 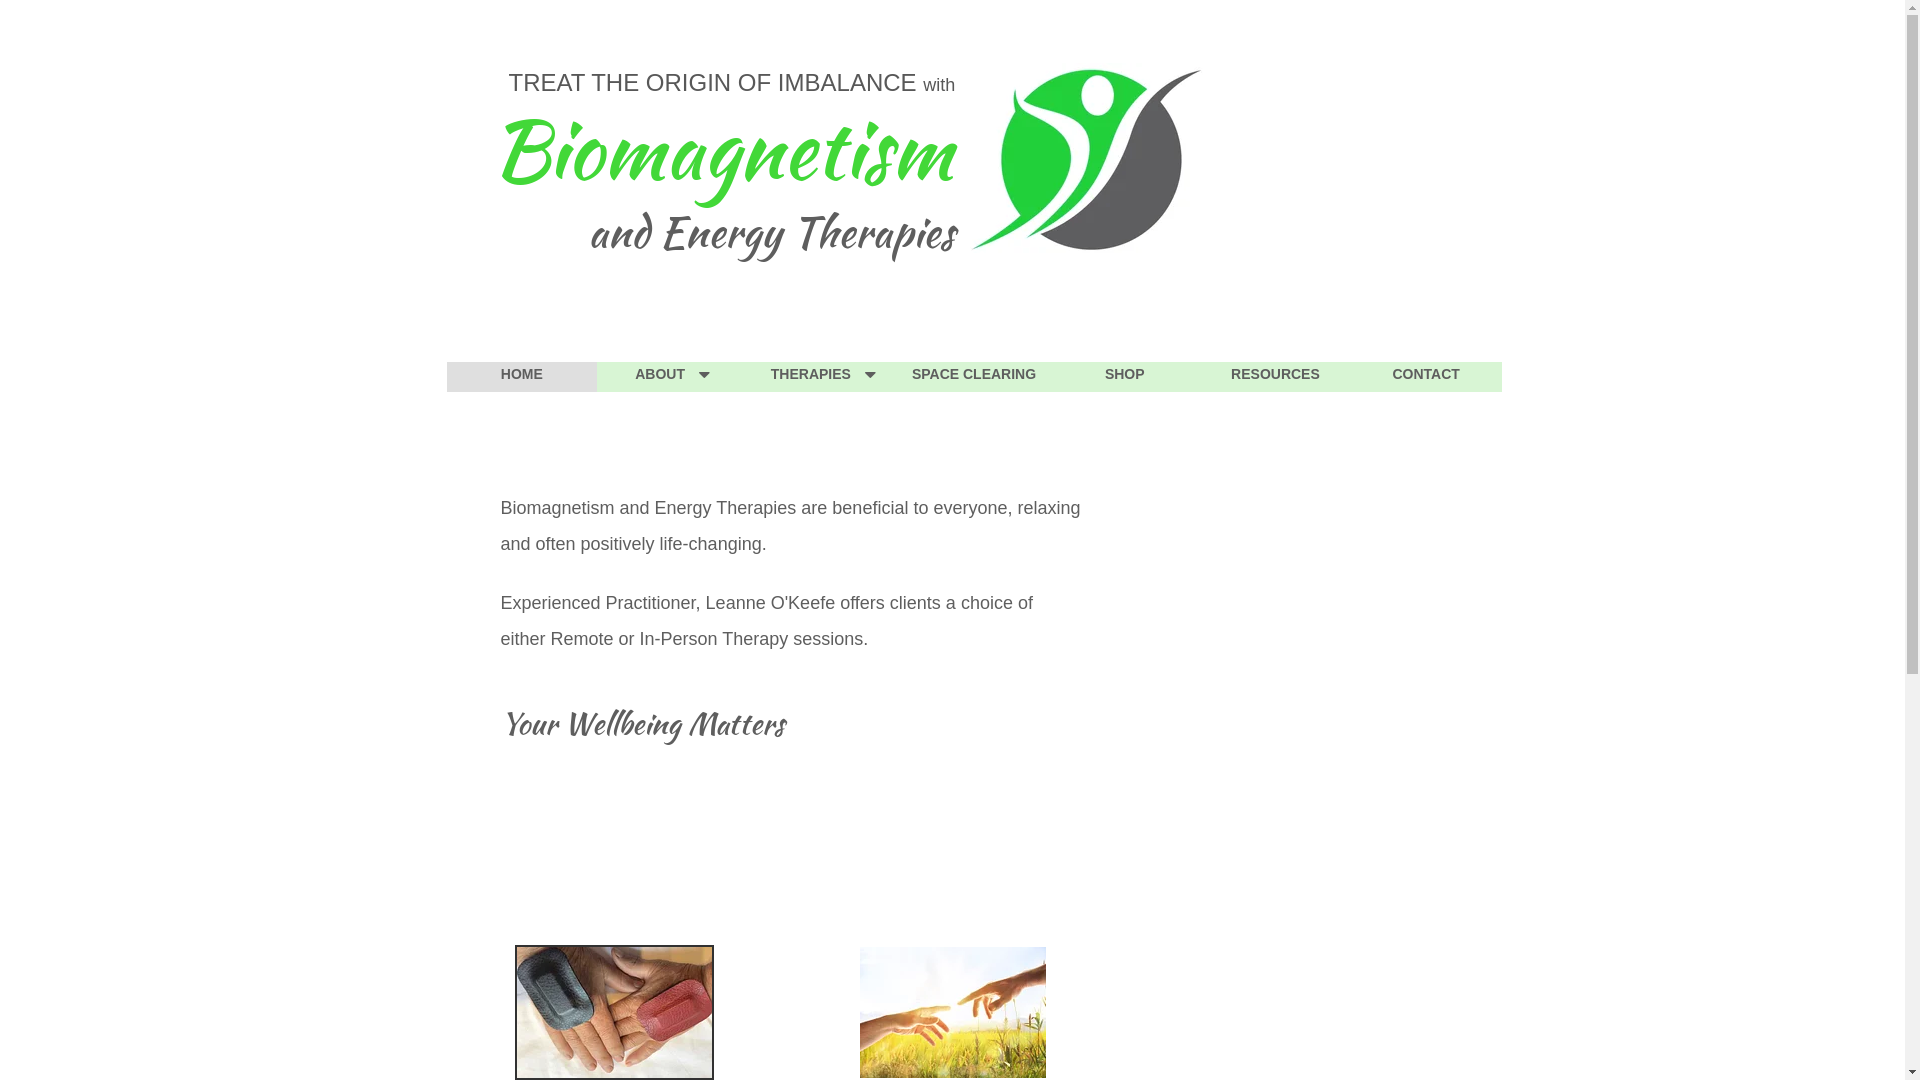 I want to click on 'ABOUT', so click(x=672, y=377).